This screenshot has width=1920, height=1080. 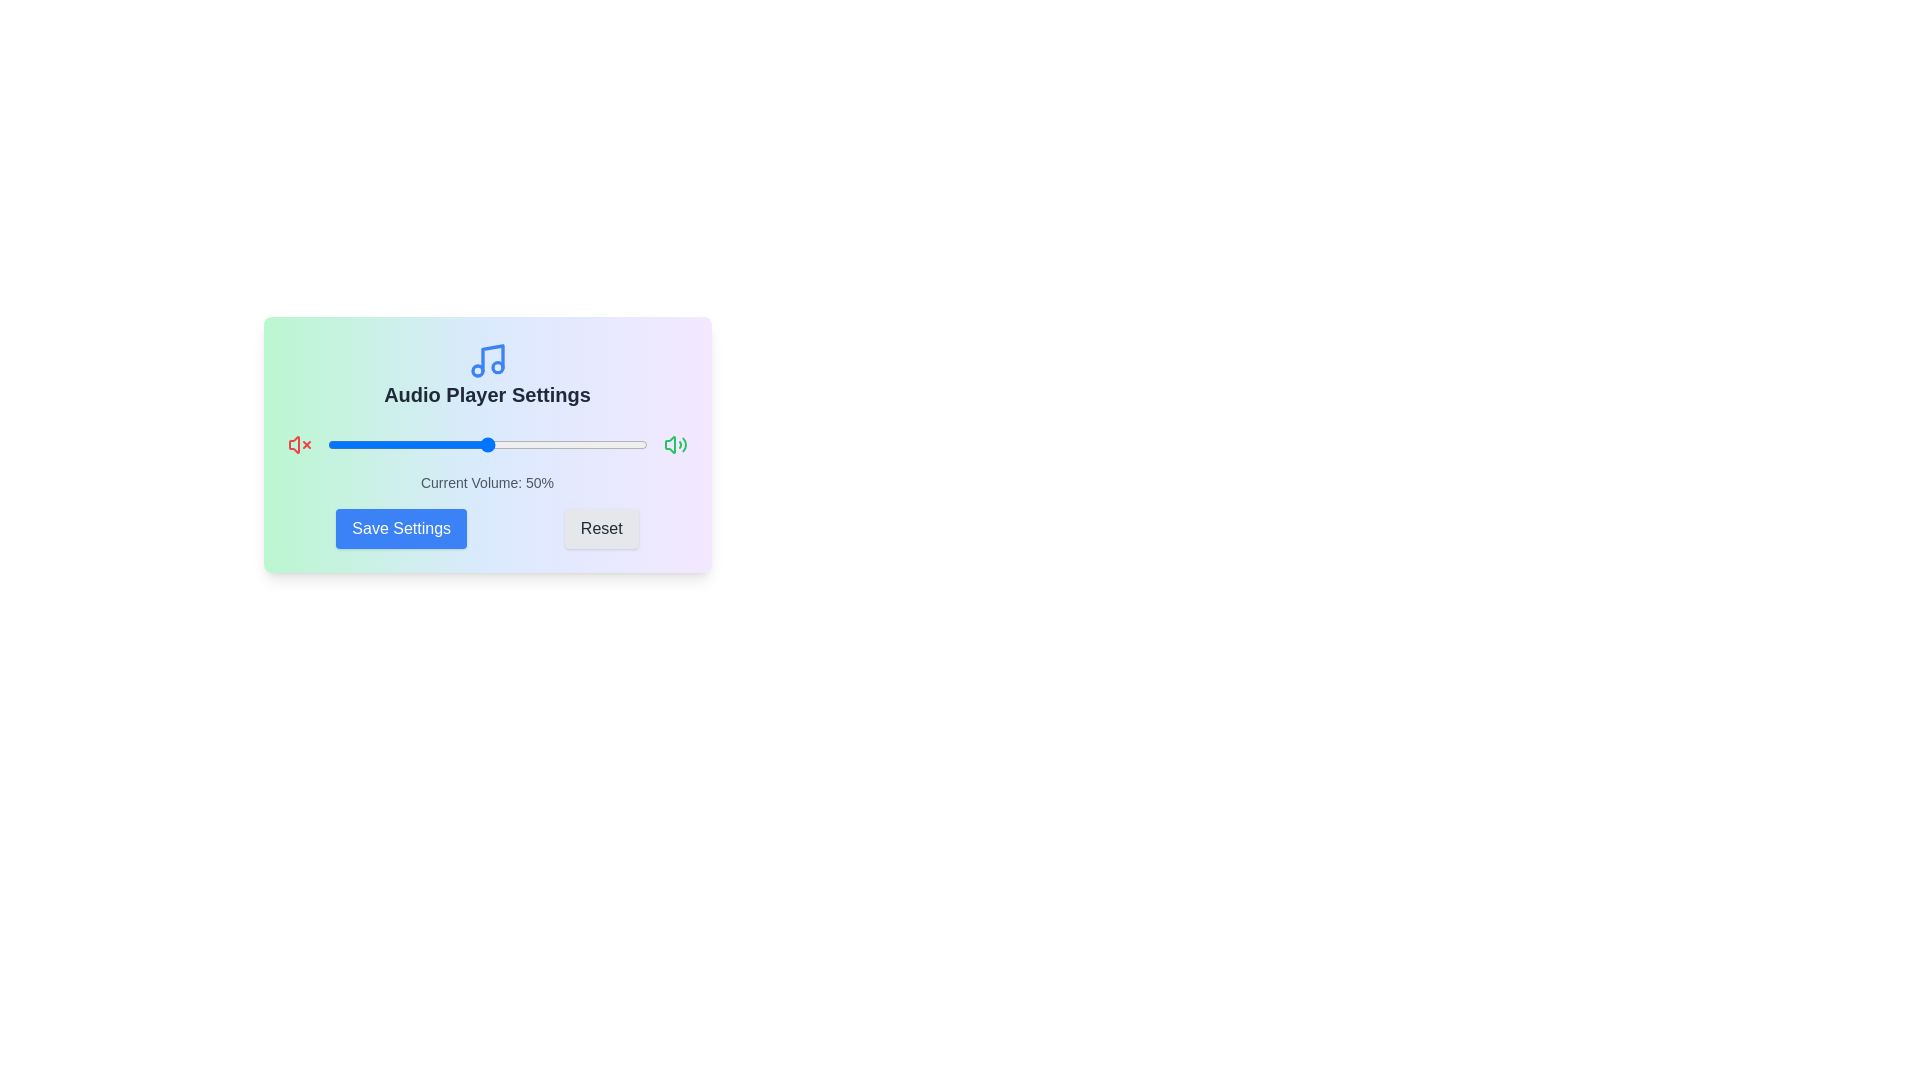 What do you see at coordinates (487, 361) in the screenshot?
I see `the decorative audio icon located directly above the 'Audio Player Settings' heading in the interface` at bounding box center [487, 361].